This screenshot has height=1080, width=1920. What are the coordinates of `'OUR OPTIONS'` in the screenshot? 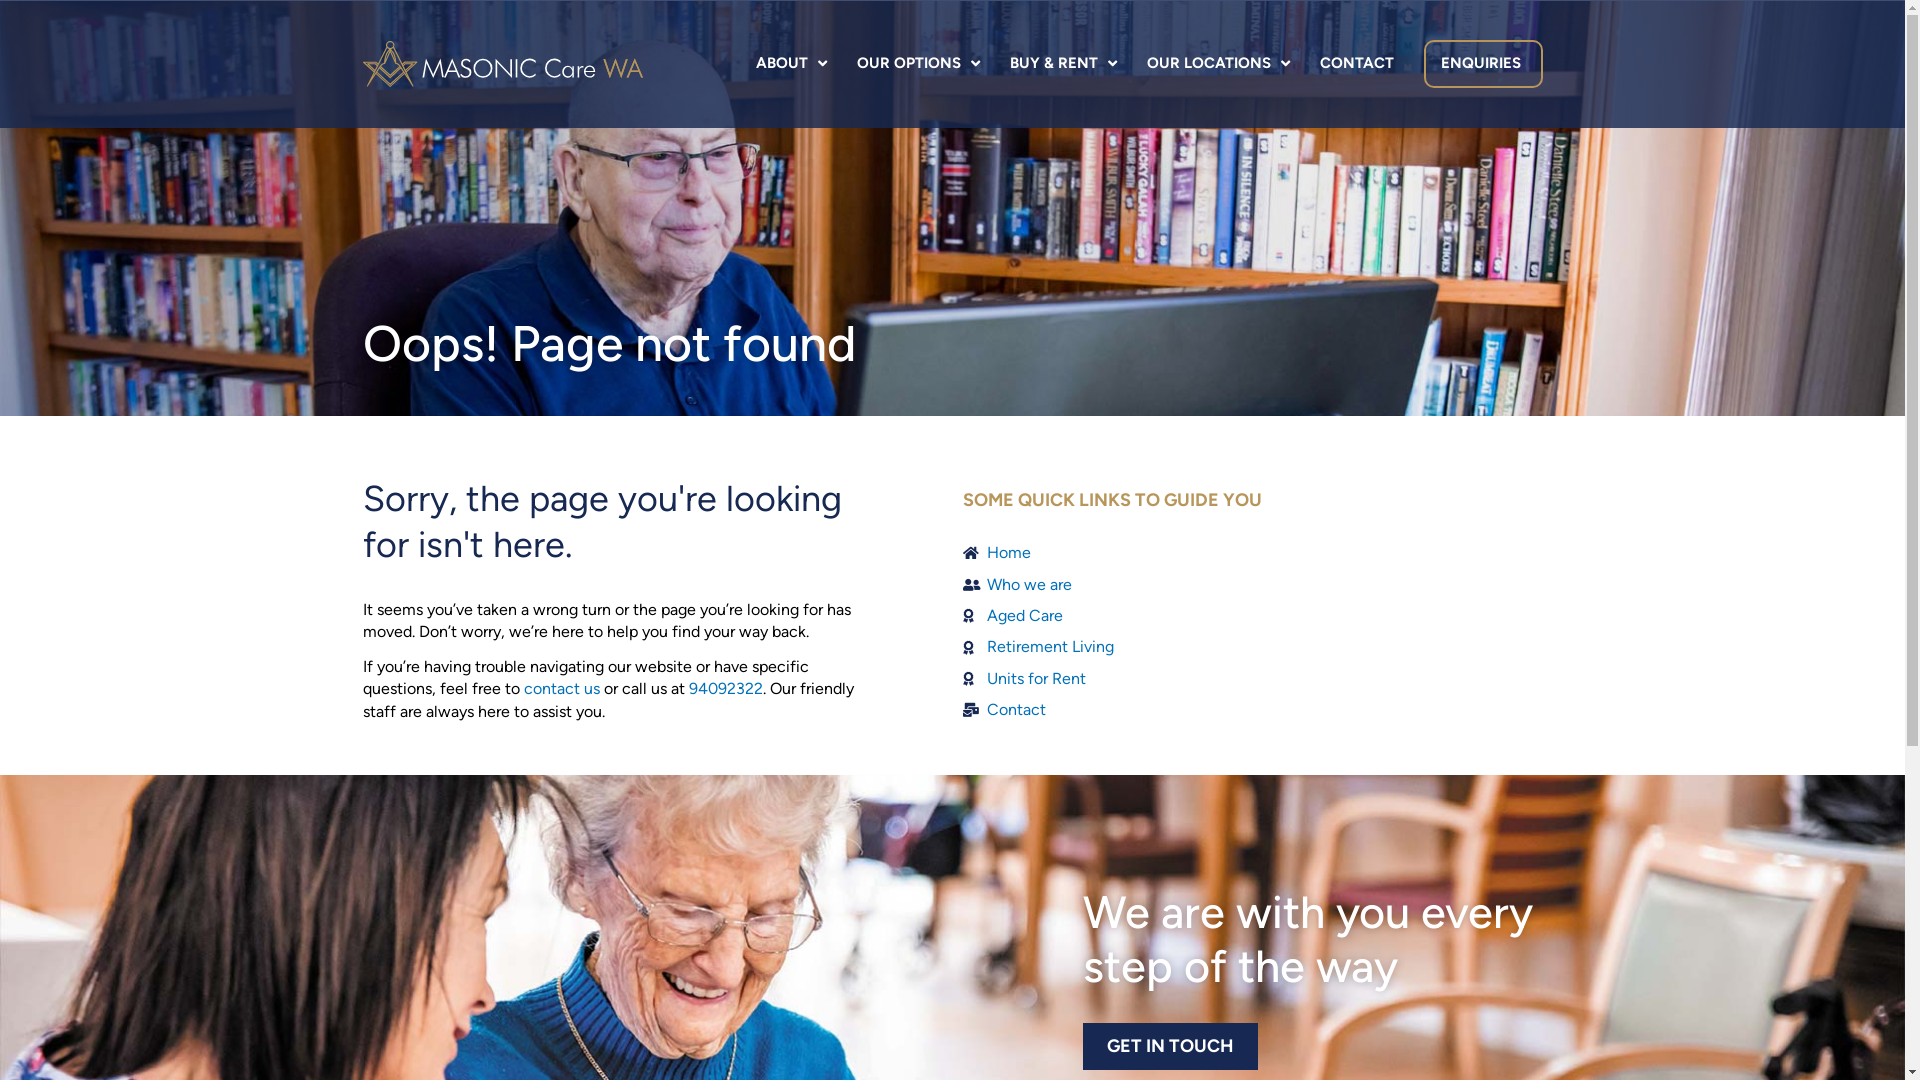 It's located at (917, 63).